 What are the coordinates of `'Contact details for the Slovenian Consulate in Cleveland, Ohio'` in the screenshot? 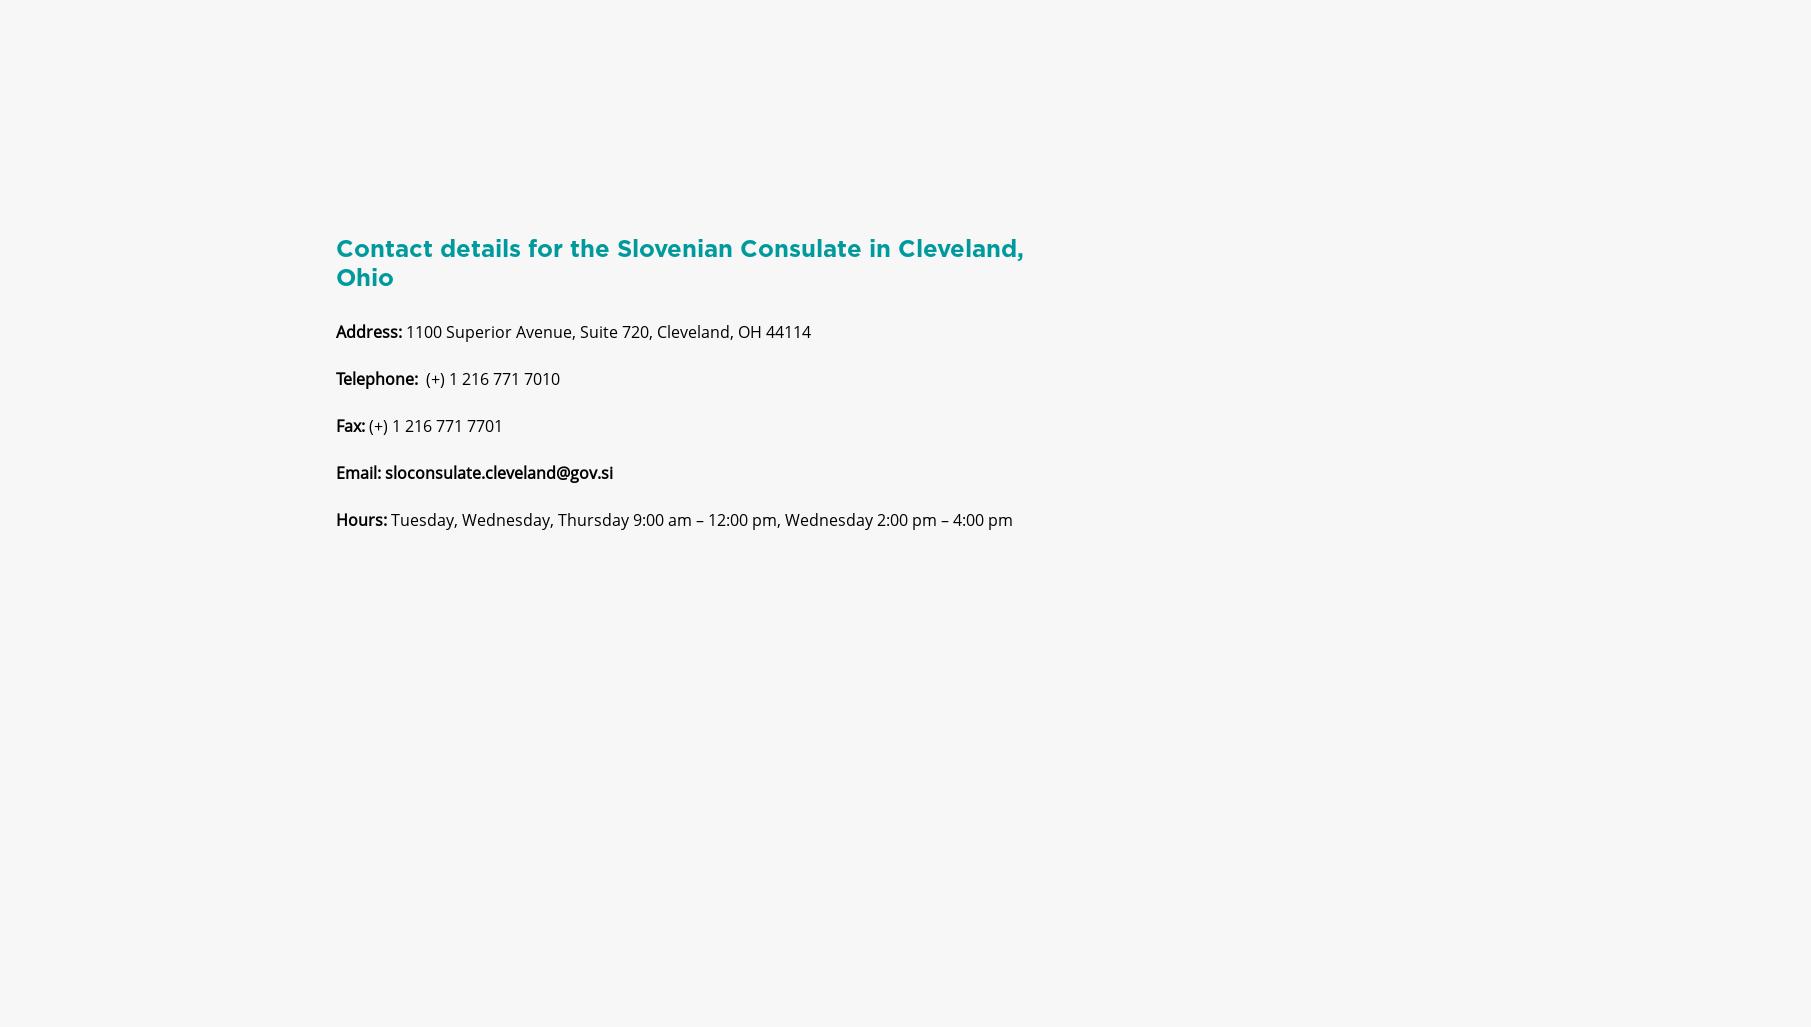 It's located at (678, 280).